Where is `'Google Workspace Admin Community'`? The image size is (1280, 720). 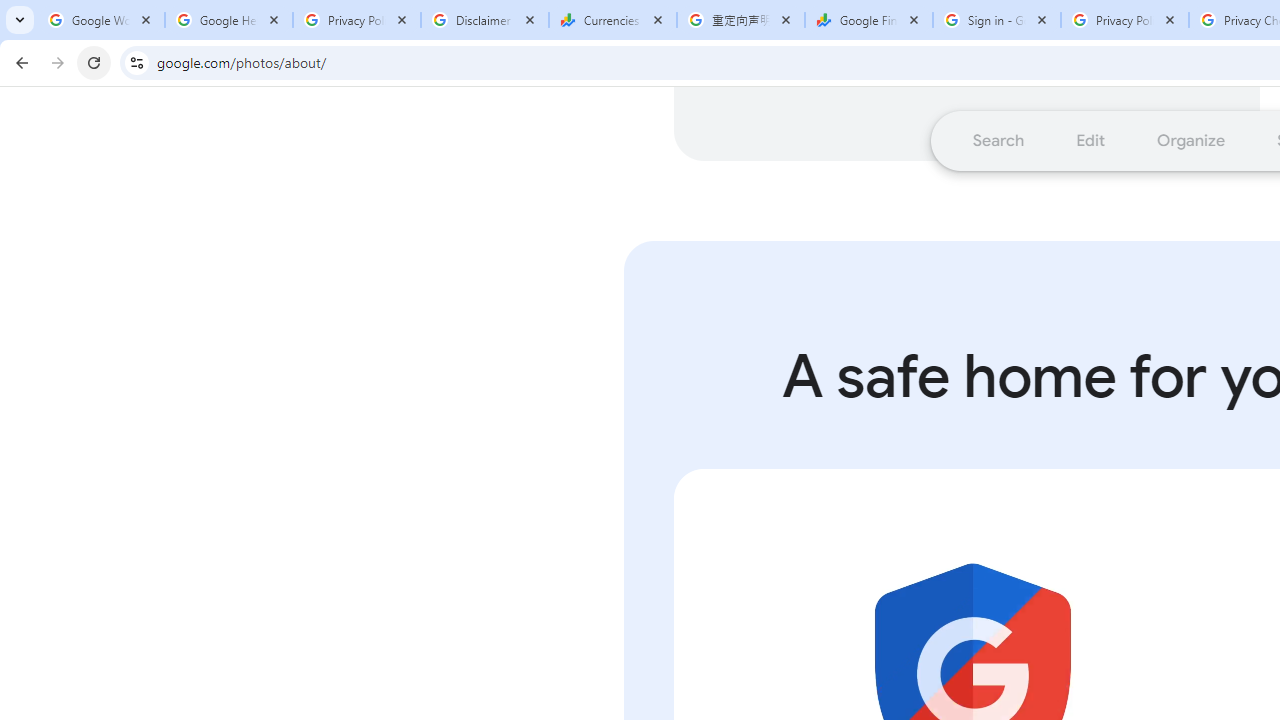 'Google Workspace Admin Community' is located at coordinates (100, 20).